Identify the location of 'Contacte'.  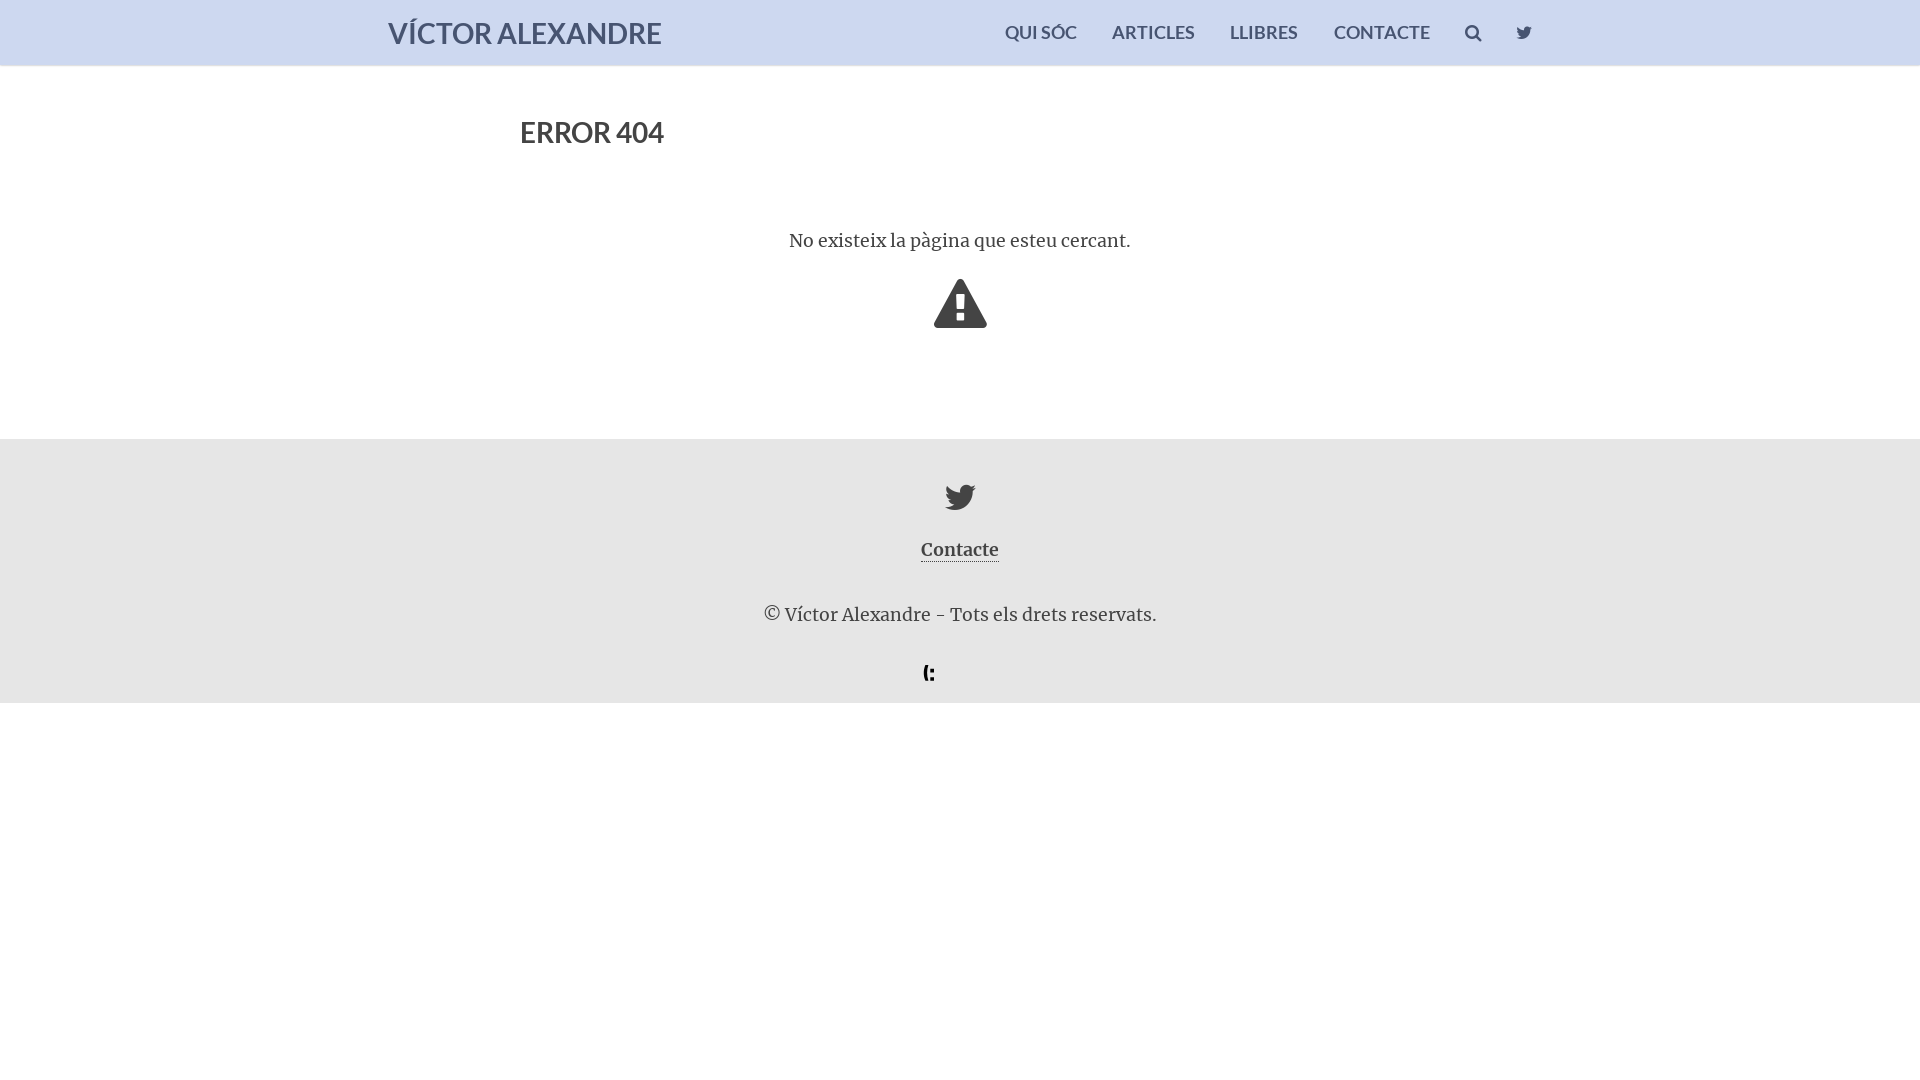
(960, 550).